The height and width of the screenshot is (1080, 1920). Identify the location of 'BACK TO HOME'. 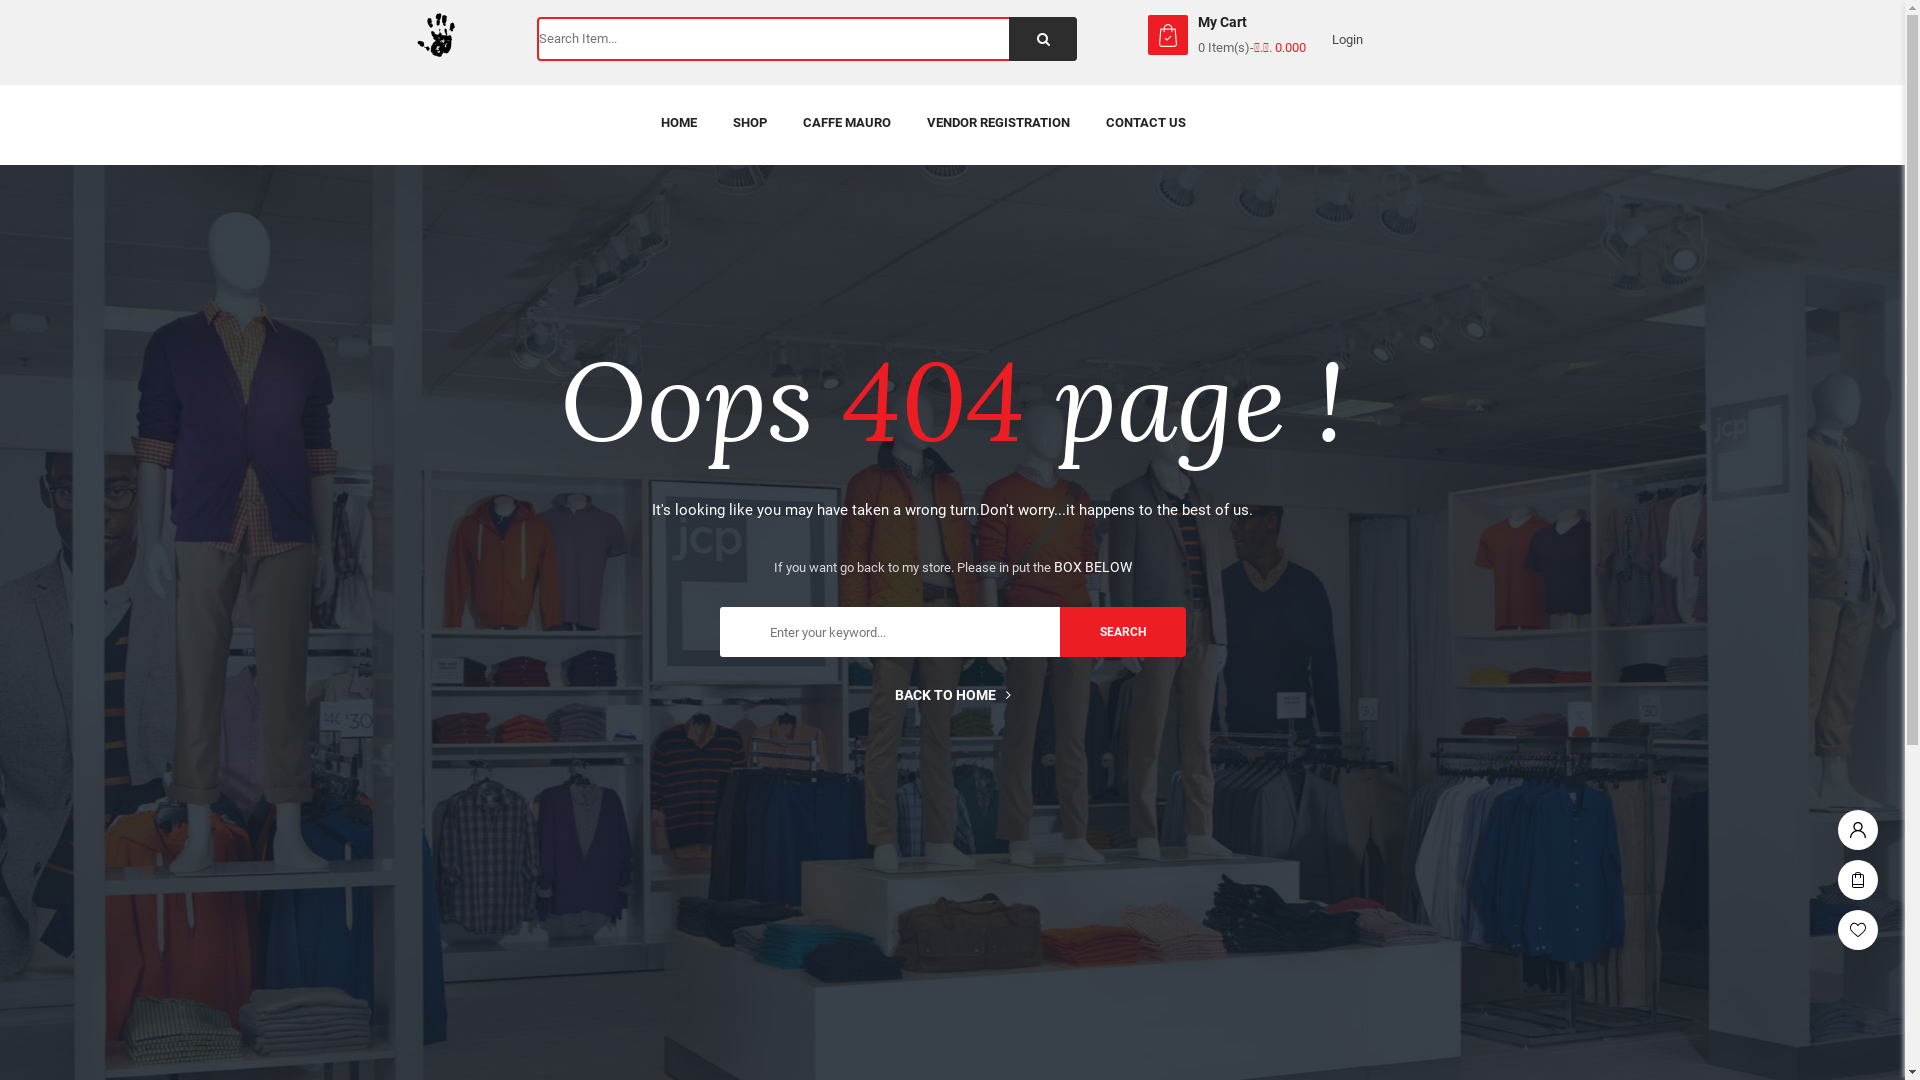
(950, 693).